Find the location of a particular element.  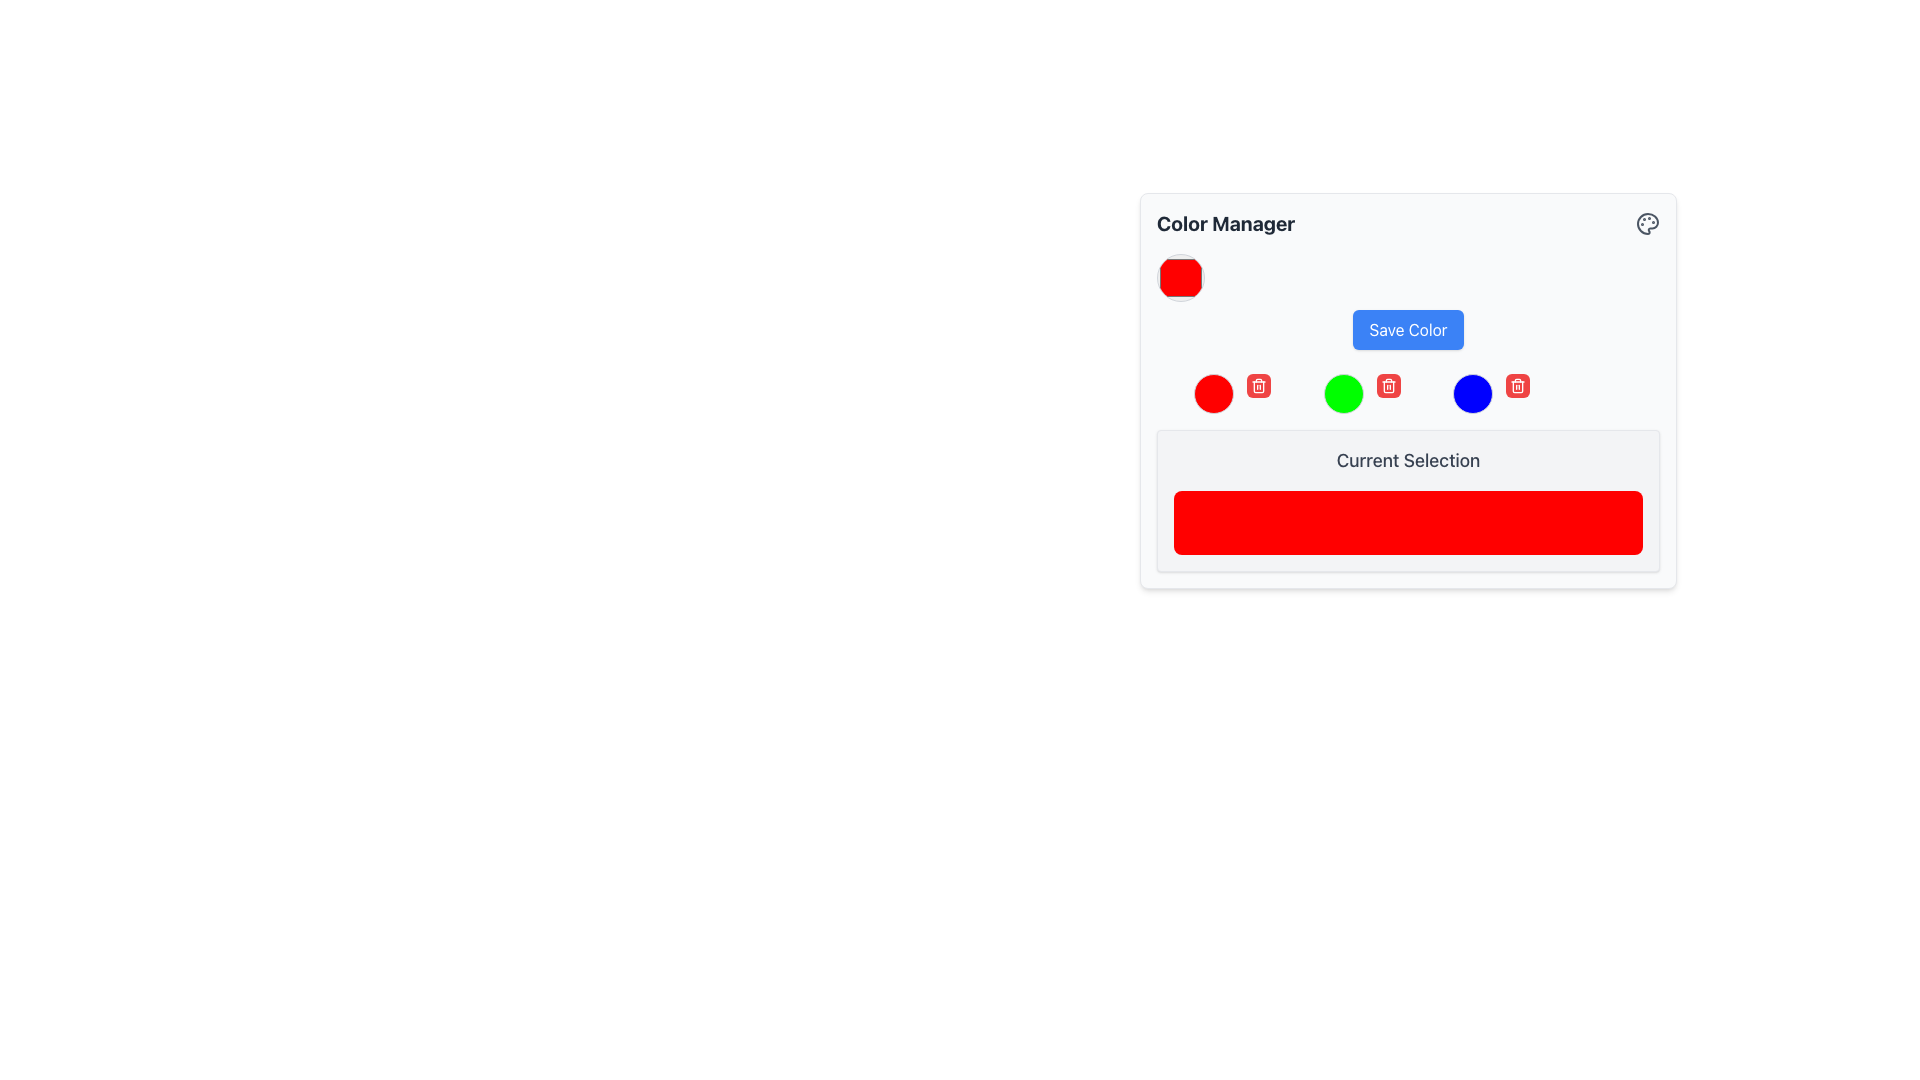

the displayed selection on the Display Panel, which has a light gray background, displays 'Current Selection' in bold, and features a prominent red bar below the text is located at coordinates (1407, 500).